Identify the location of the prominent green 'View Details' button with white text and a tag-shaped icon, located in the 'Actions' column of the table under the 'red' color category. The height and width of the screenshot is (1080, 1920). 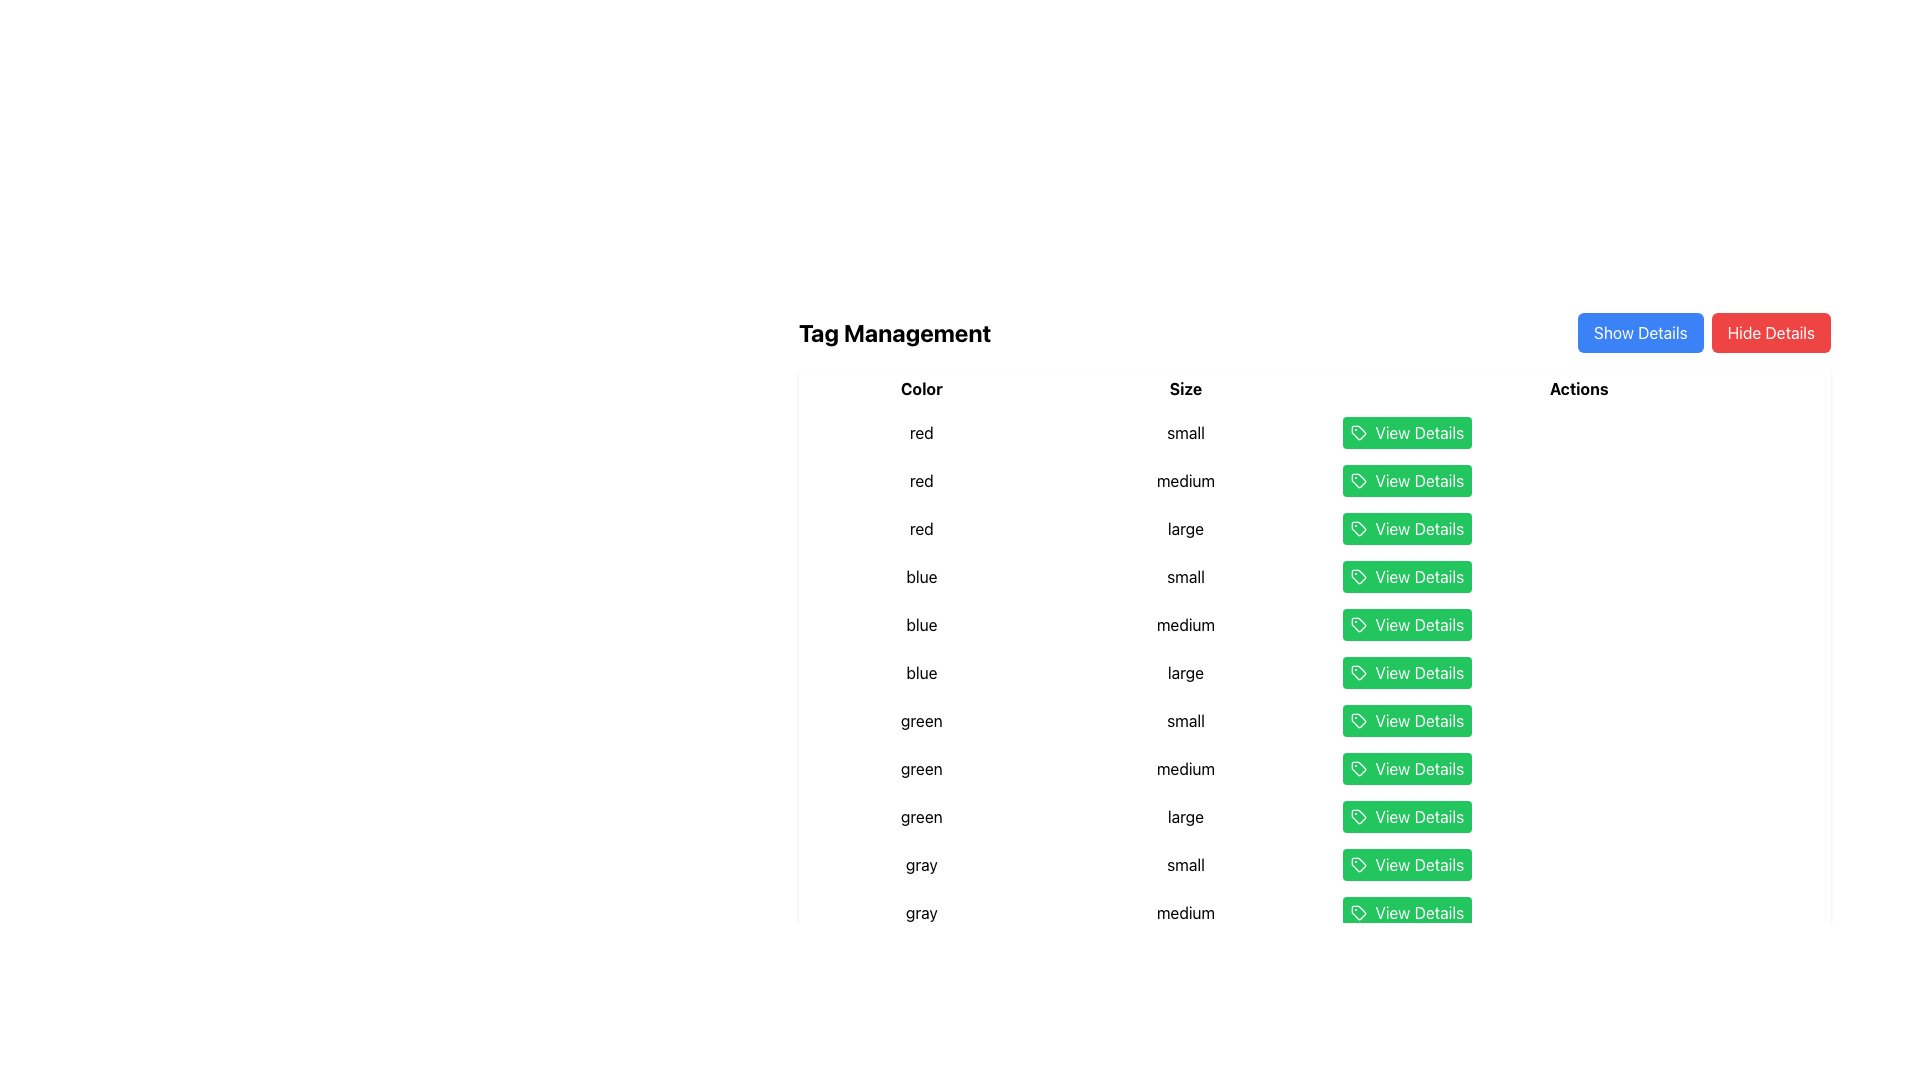
(1406, 527).